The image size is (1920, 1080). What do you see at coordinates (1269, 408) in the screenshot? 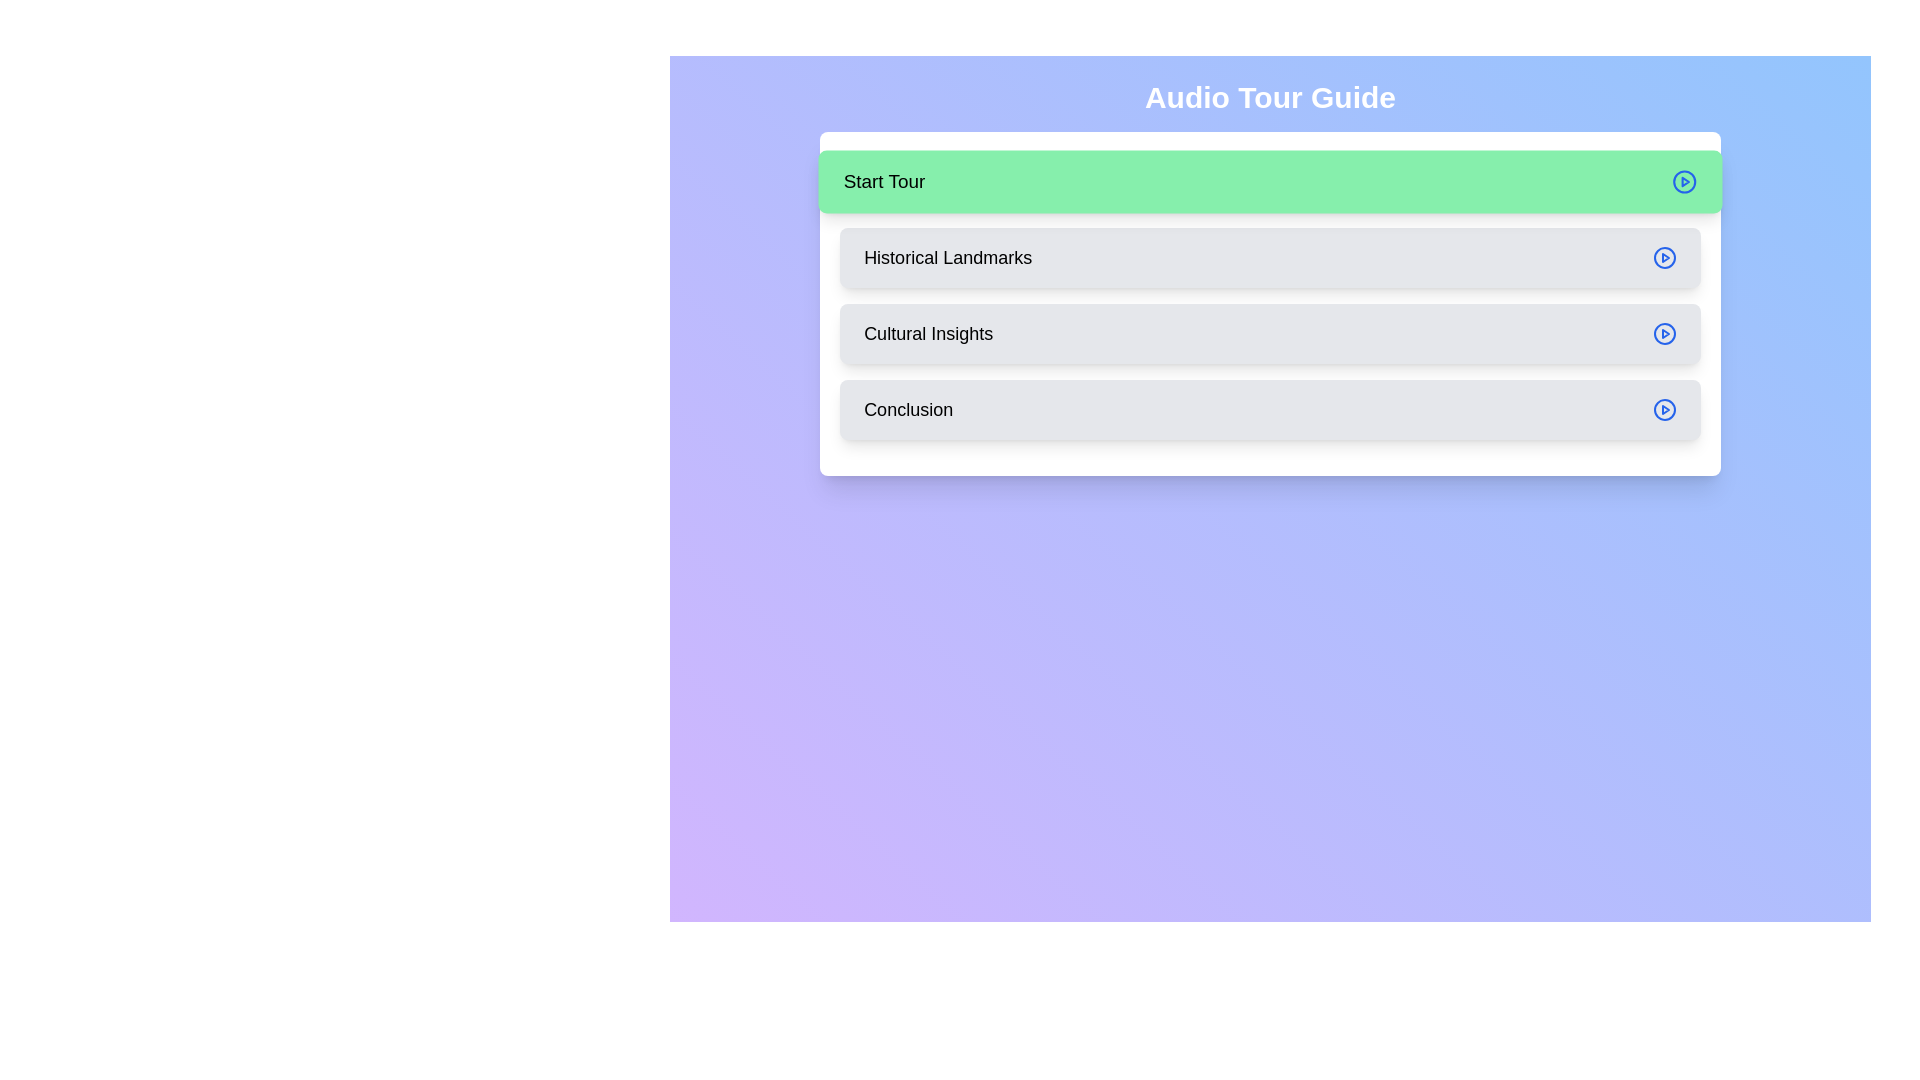
I see `the Conclusion step in the audio tour` at bounding box center [1269, 408].